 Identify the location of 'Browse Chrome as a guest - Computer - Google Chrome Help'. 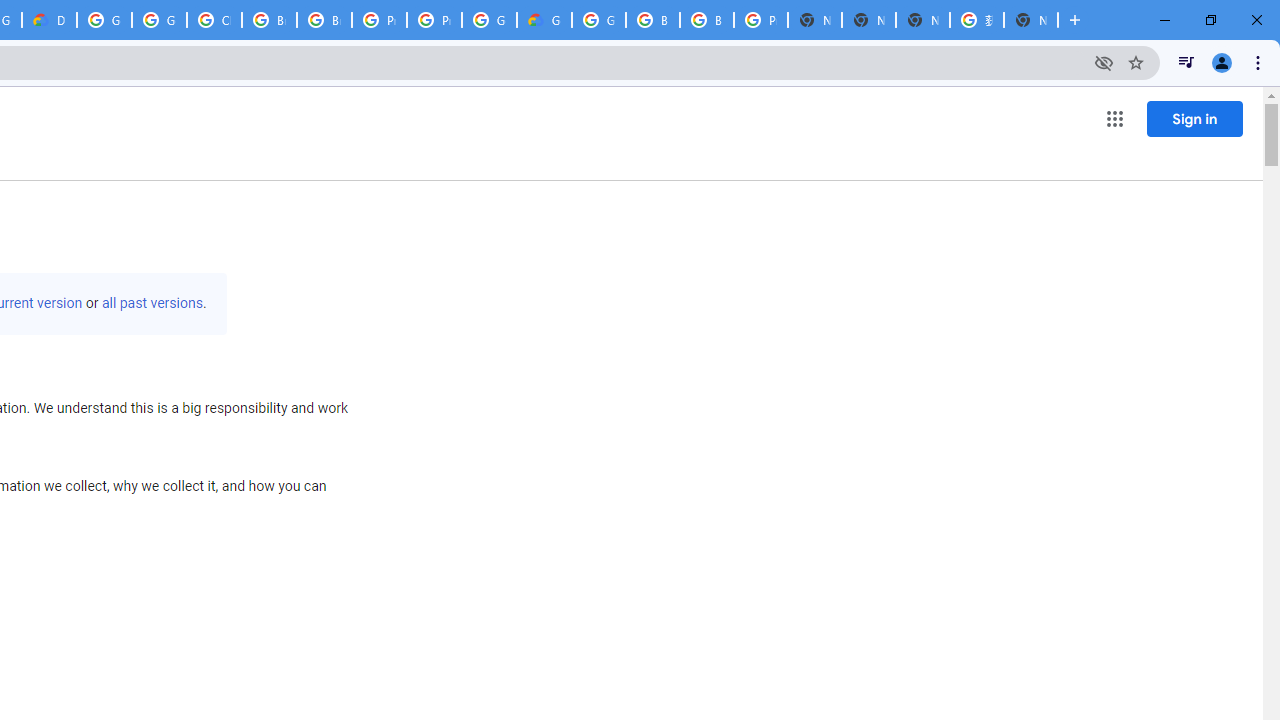
(268, 20).